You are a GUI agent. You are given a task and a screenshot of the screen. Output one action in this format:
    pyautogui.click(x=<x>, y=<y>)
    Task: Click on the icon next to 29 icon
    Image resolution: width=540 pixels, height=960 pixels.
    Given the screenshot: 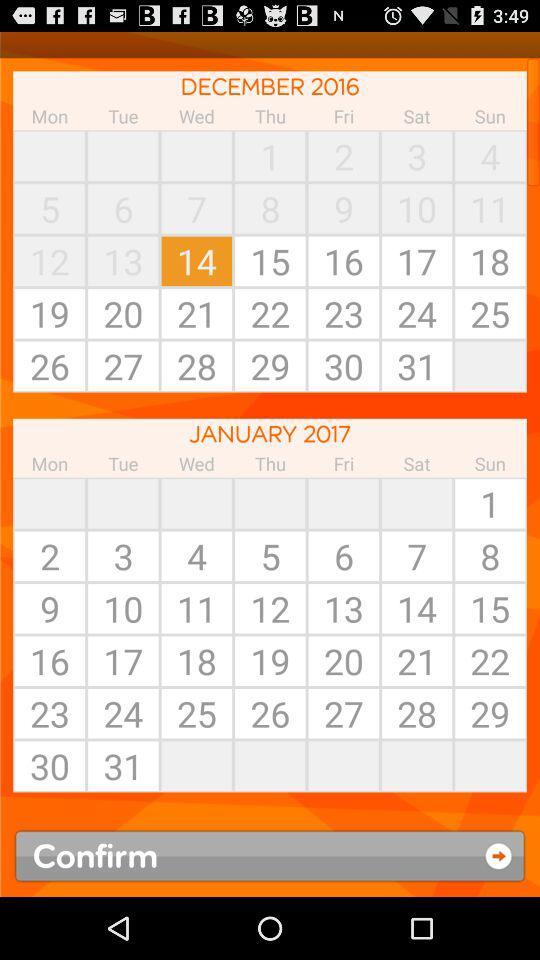 What is the action you would take?
    pyautogui.click(x=416, y=765)
    